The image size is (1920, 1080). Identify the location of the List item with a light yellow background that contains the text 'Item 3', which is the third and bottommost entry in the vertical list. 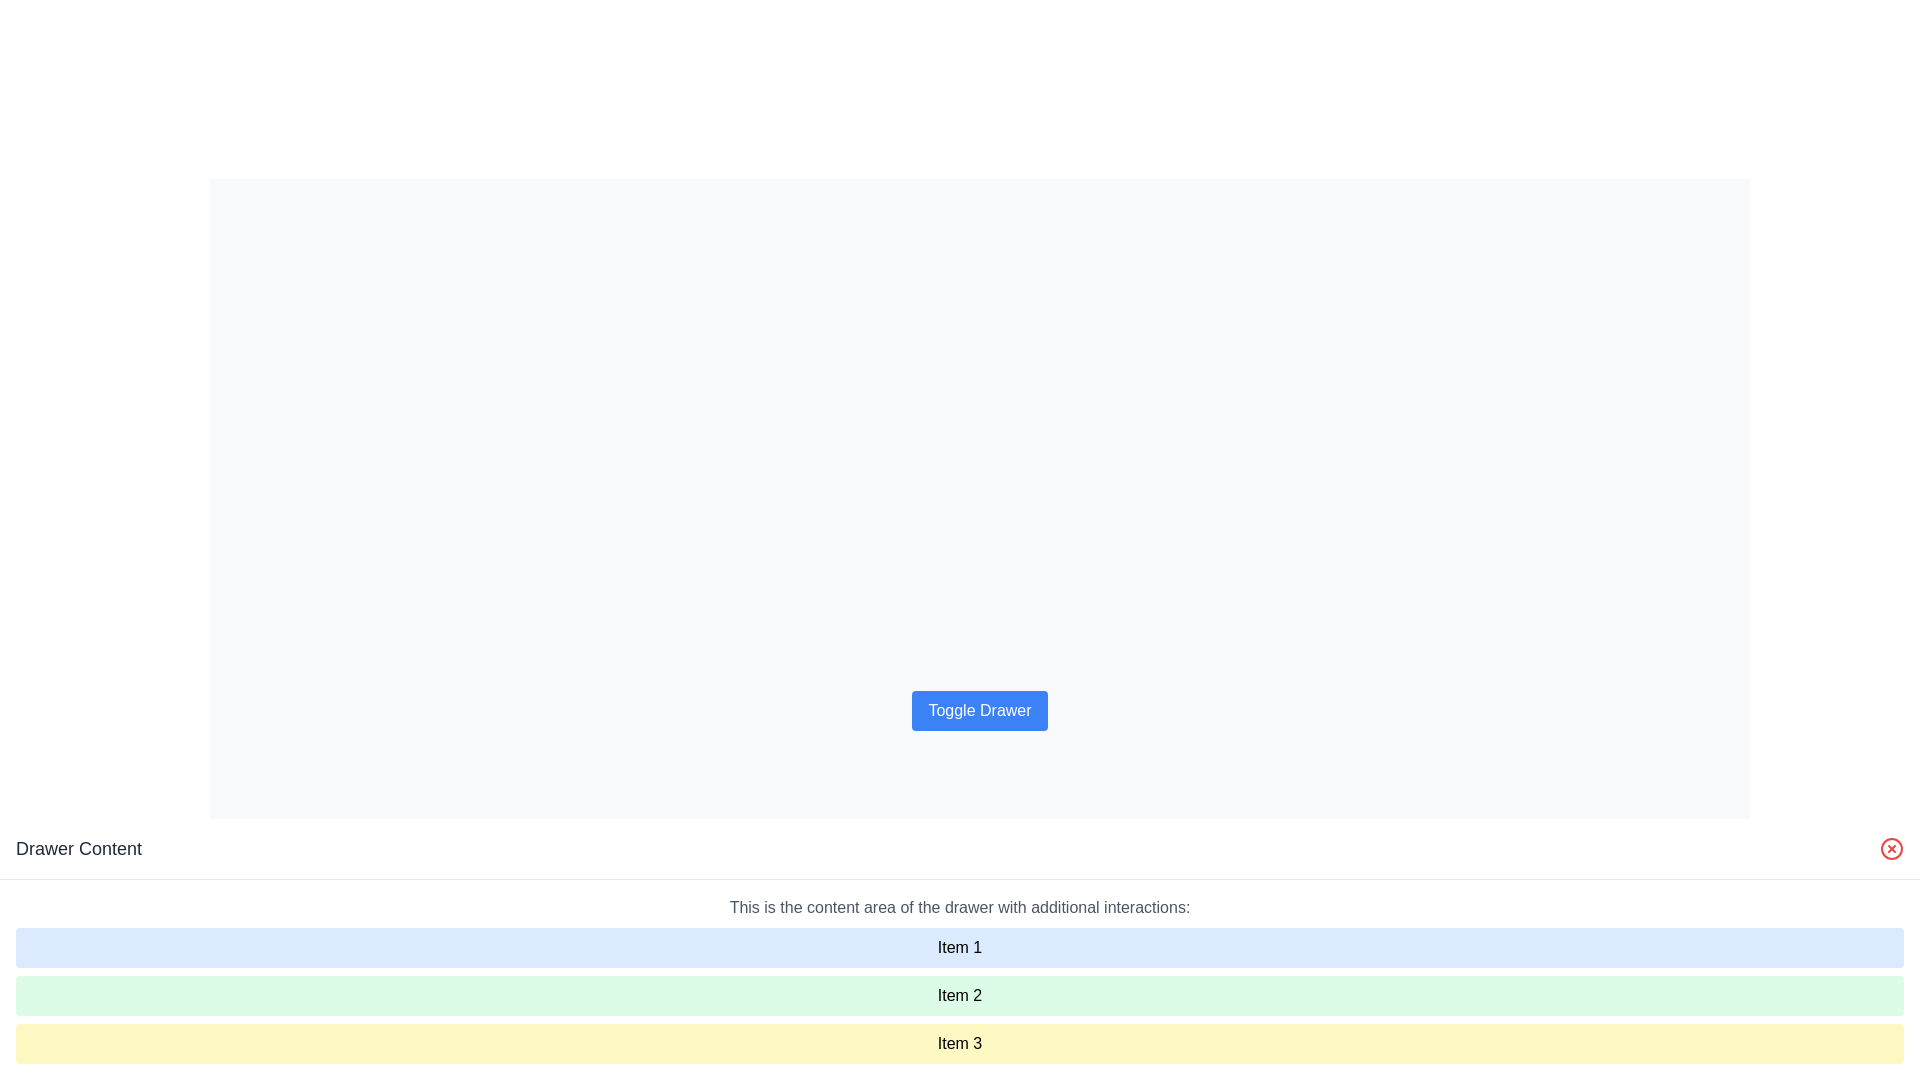
(960, 1043).